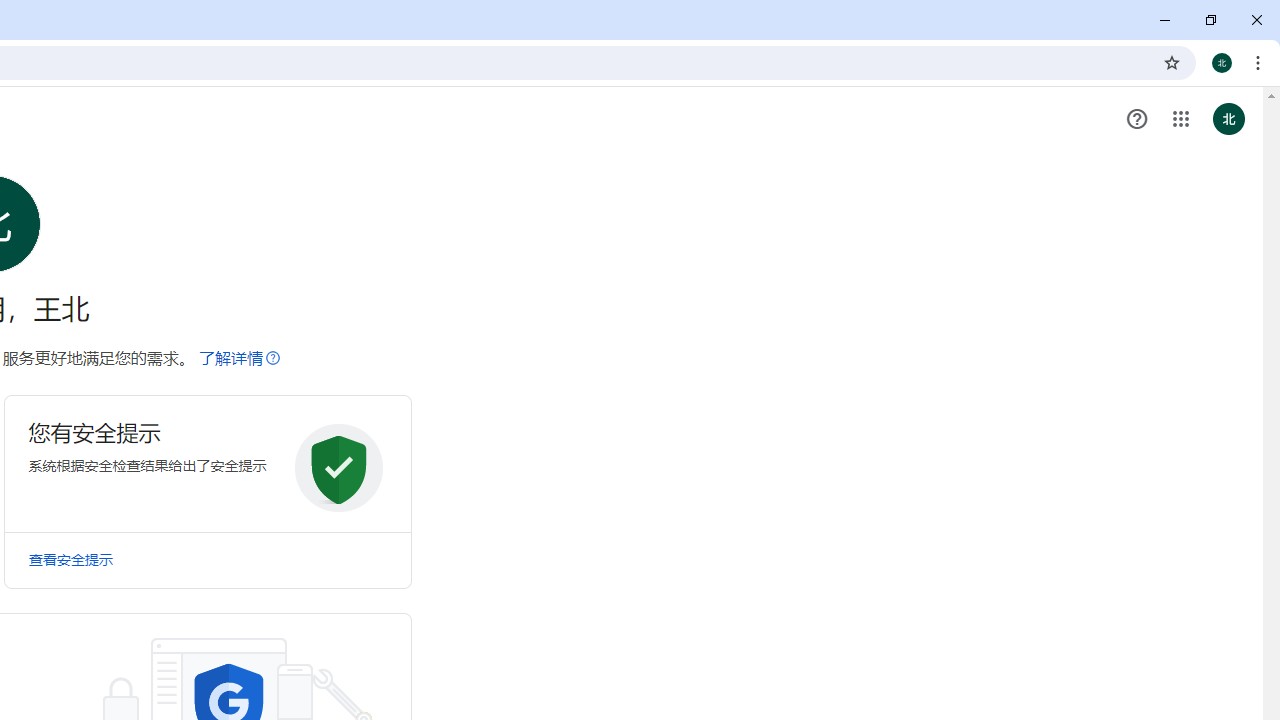  I want to click on 'Minimize', so click(1165, 20).